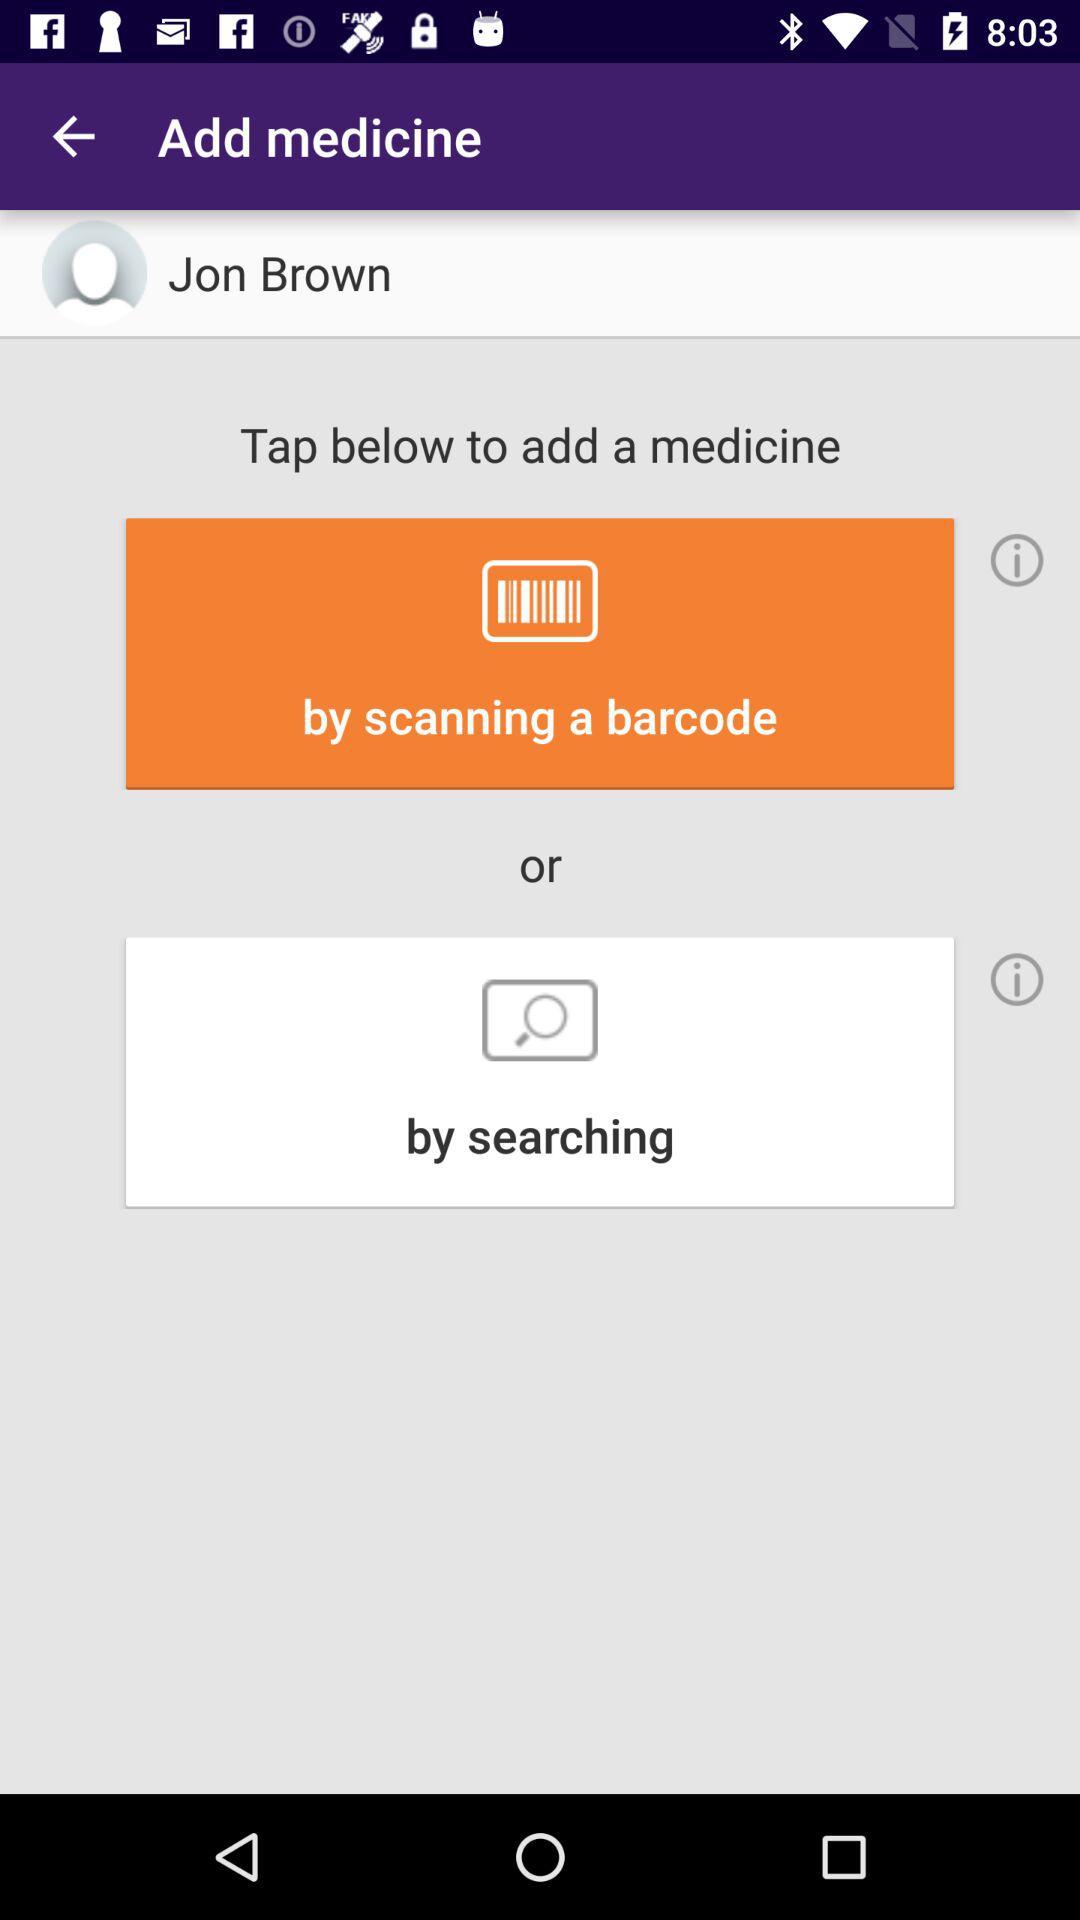 The height and width of the screenshot is (1920, 1080). What do you see at coordinates (1017, 979) in the screenshot?
I see `the info icon` at bounding box center [1017, 979].